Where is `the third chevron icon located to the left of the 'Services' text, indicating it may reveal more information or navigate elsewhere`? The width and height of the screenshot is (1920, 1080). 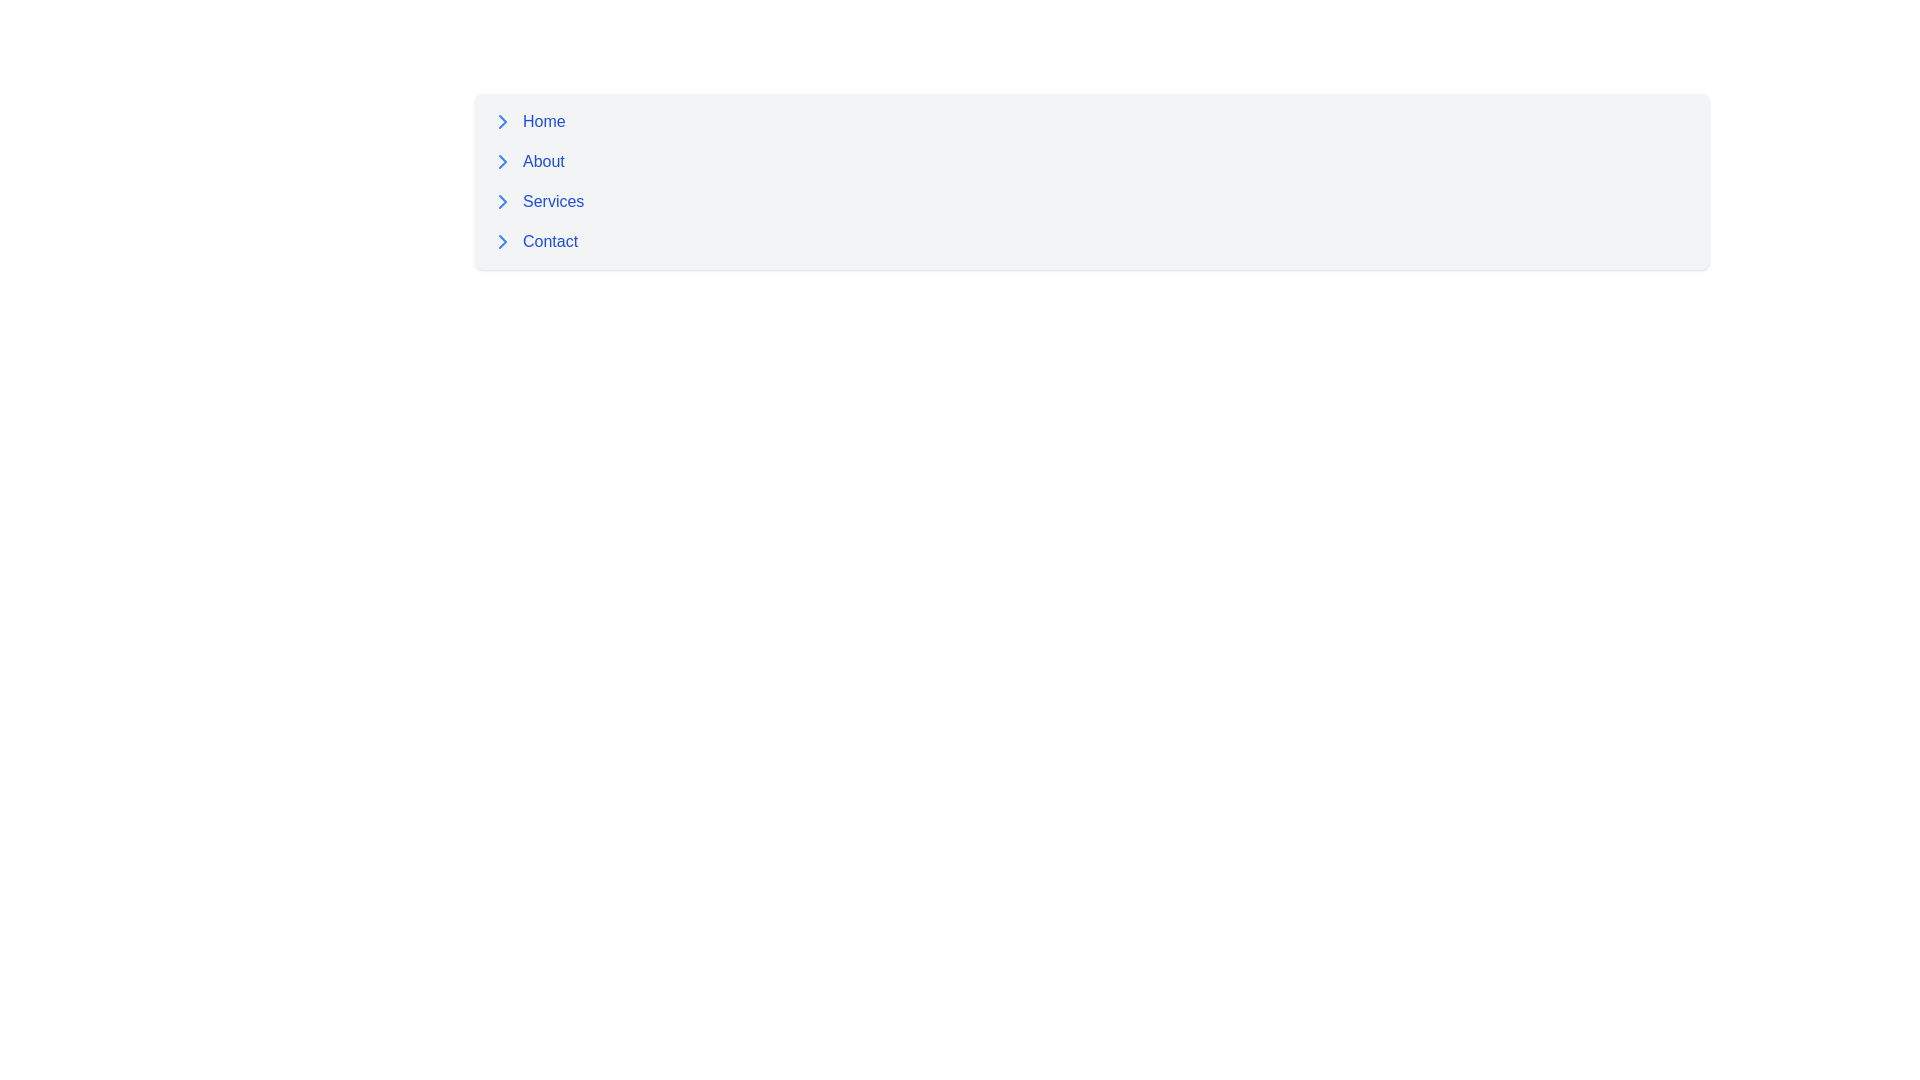 the third chevron icon located to the left of the 'Services' text, indicating it may reveal more information or navigate elsewhere is located at coordinates (503, 201).